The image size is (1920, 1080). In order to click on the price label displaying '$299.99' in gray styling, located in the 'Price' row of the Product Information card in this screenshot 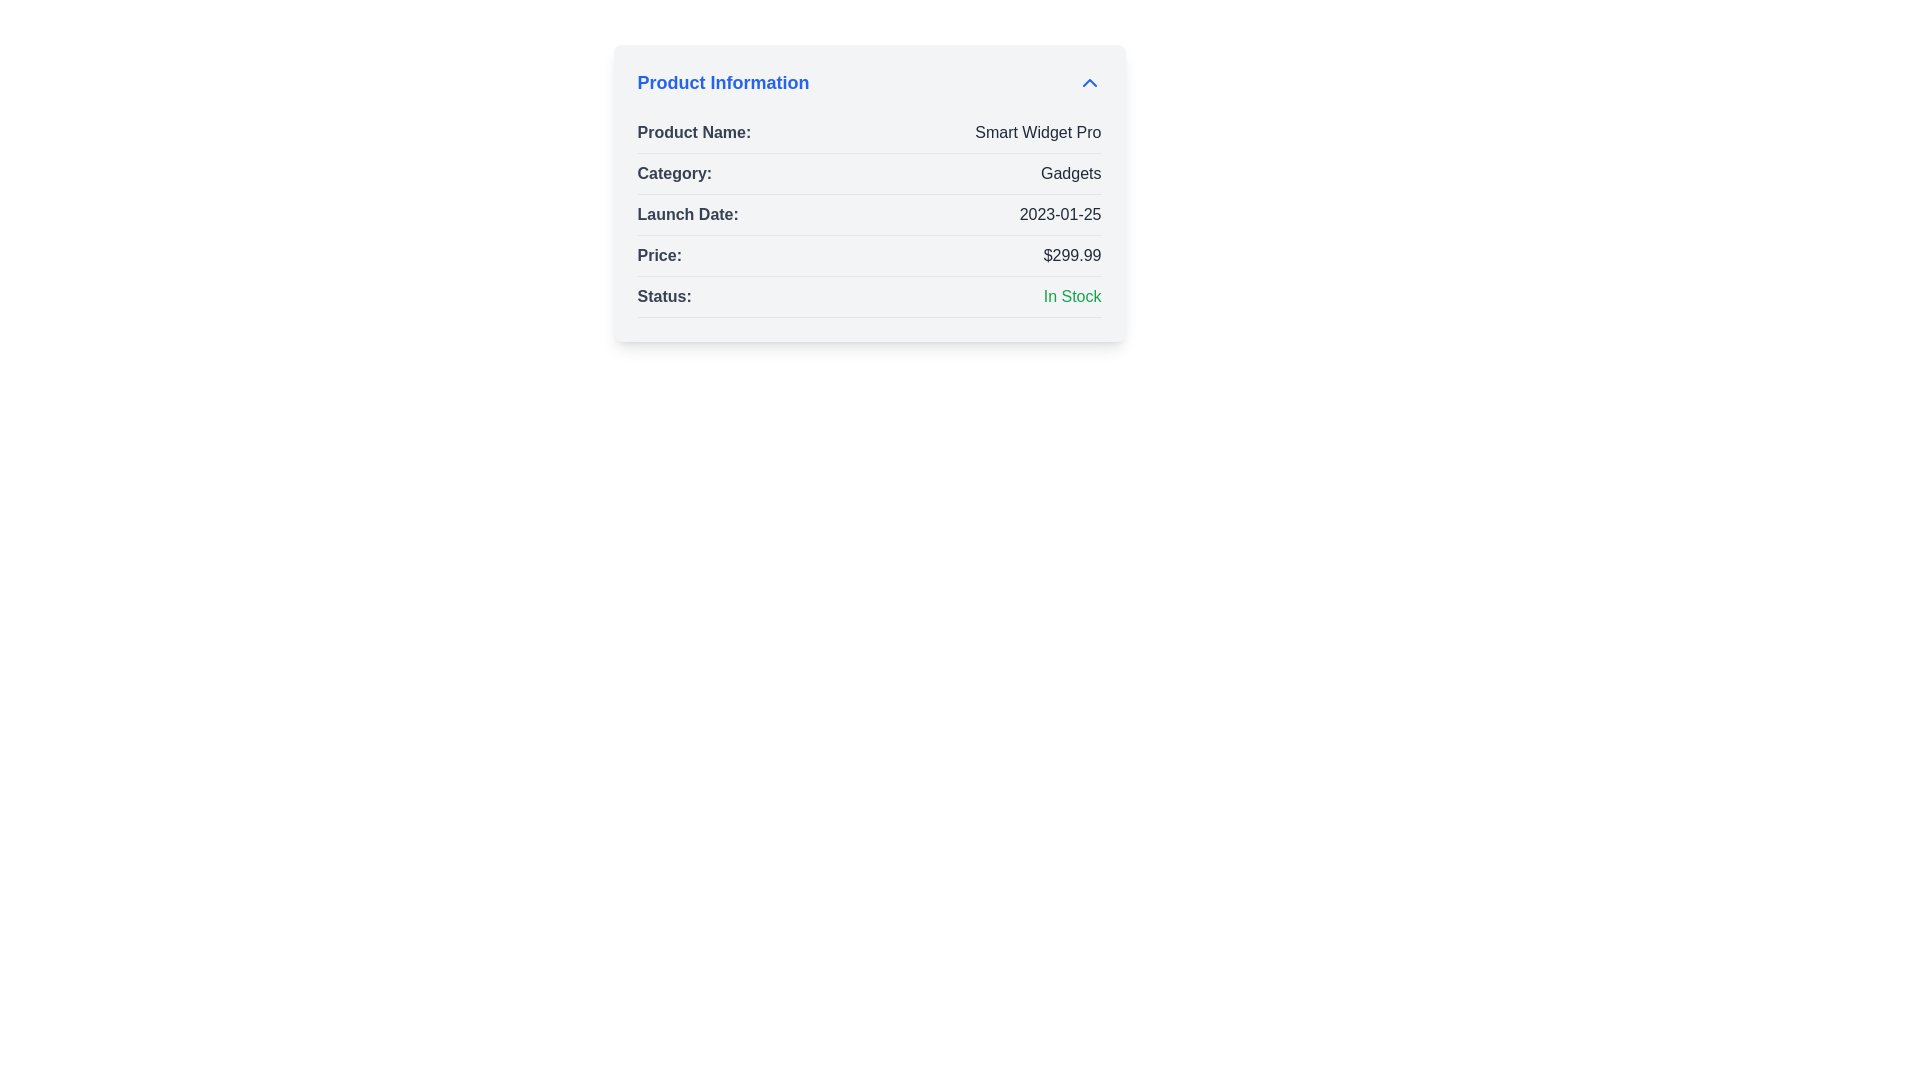, I will do `click(1071, 254)`.